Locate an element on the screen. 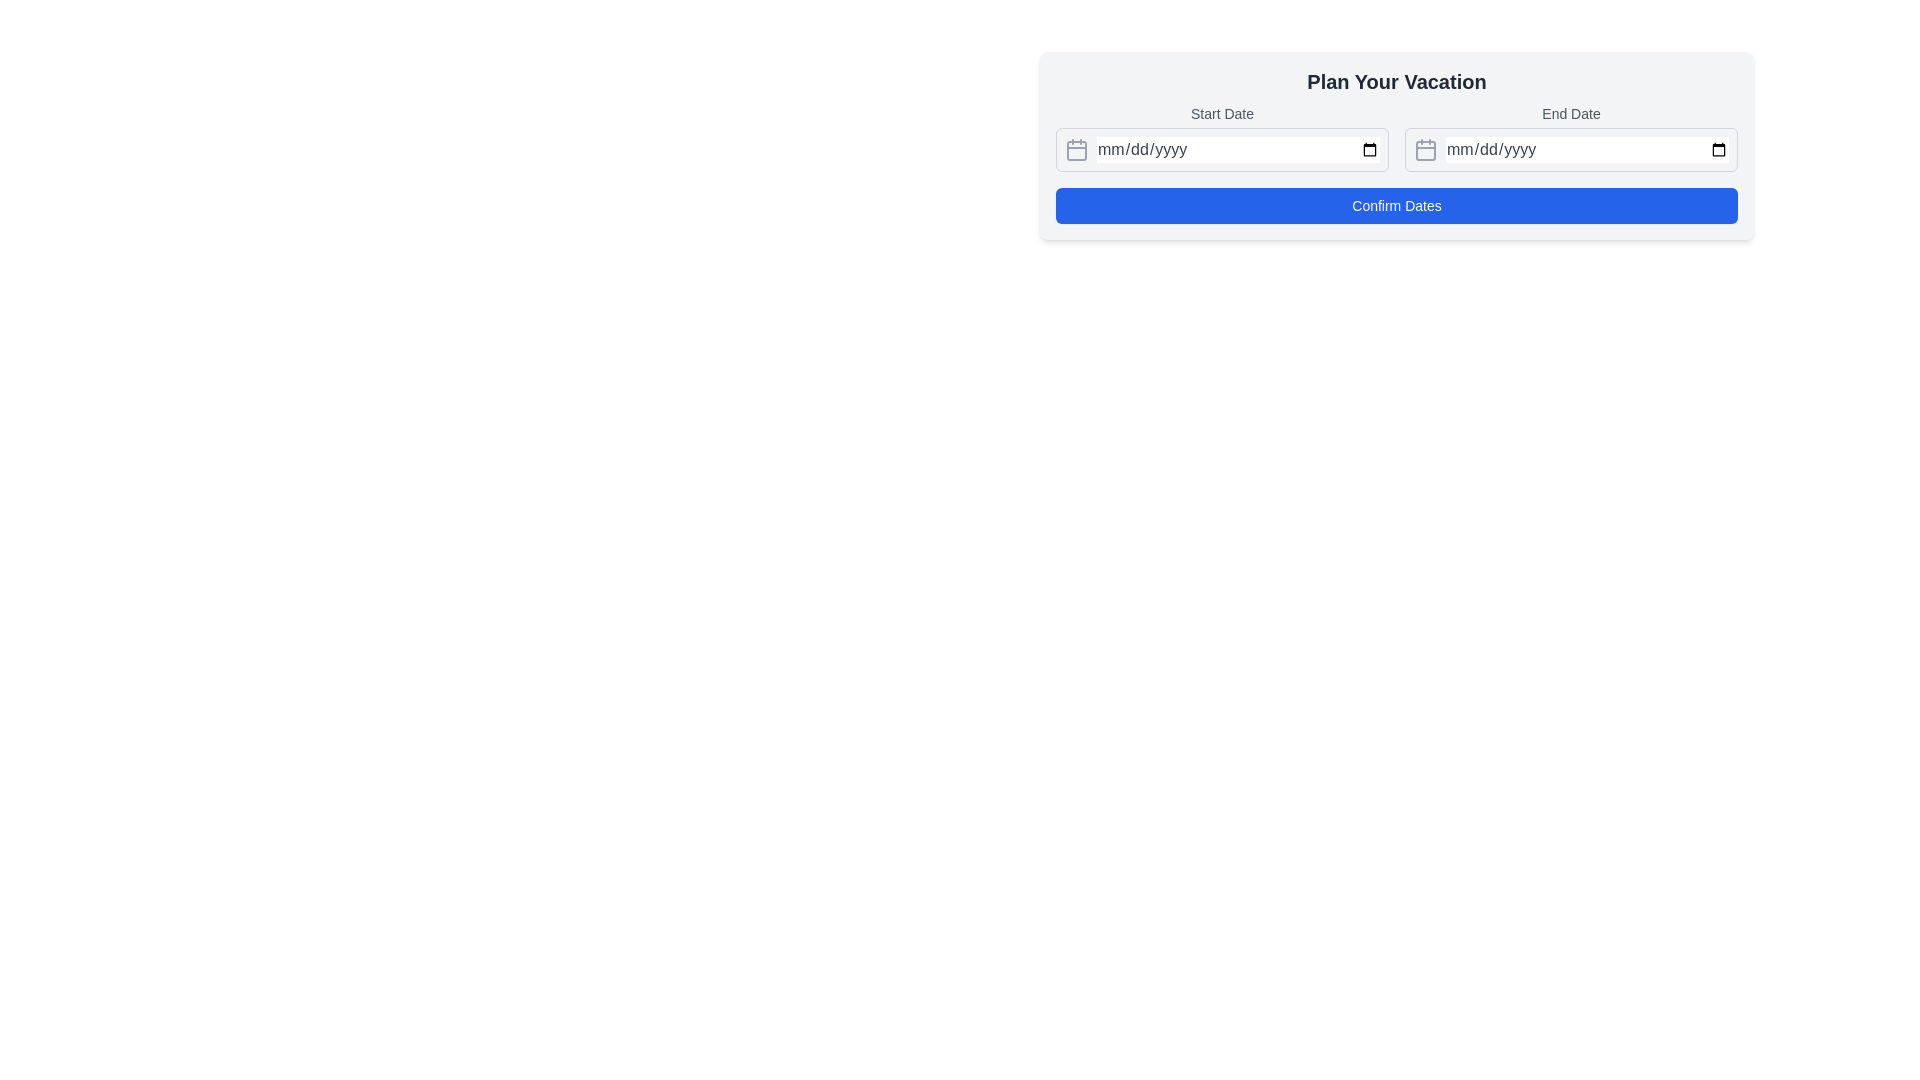 This screenshot has height=1080, width=1920. the end date input field located under the 'End Date' label, to the right of the 'Start Date' input is located at coordinates (1570, 149).